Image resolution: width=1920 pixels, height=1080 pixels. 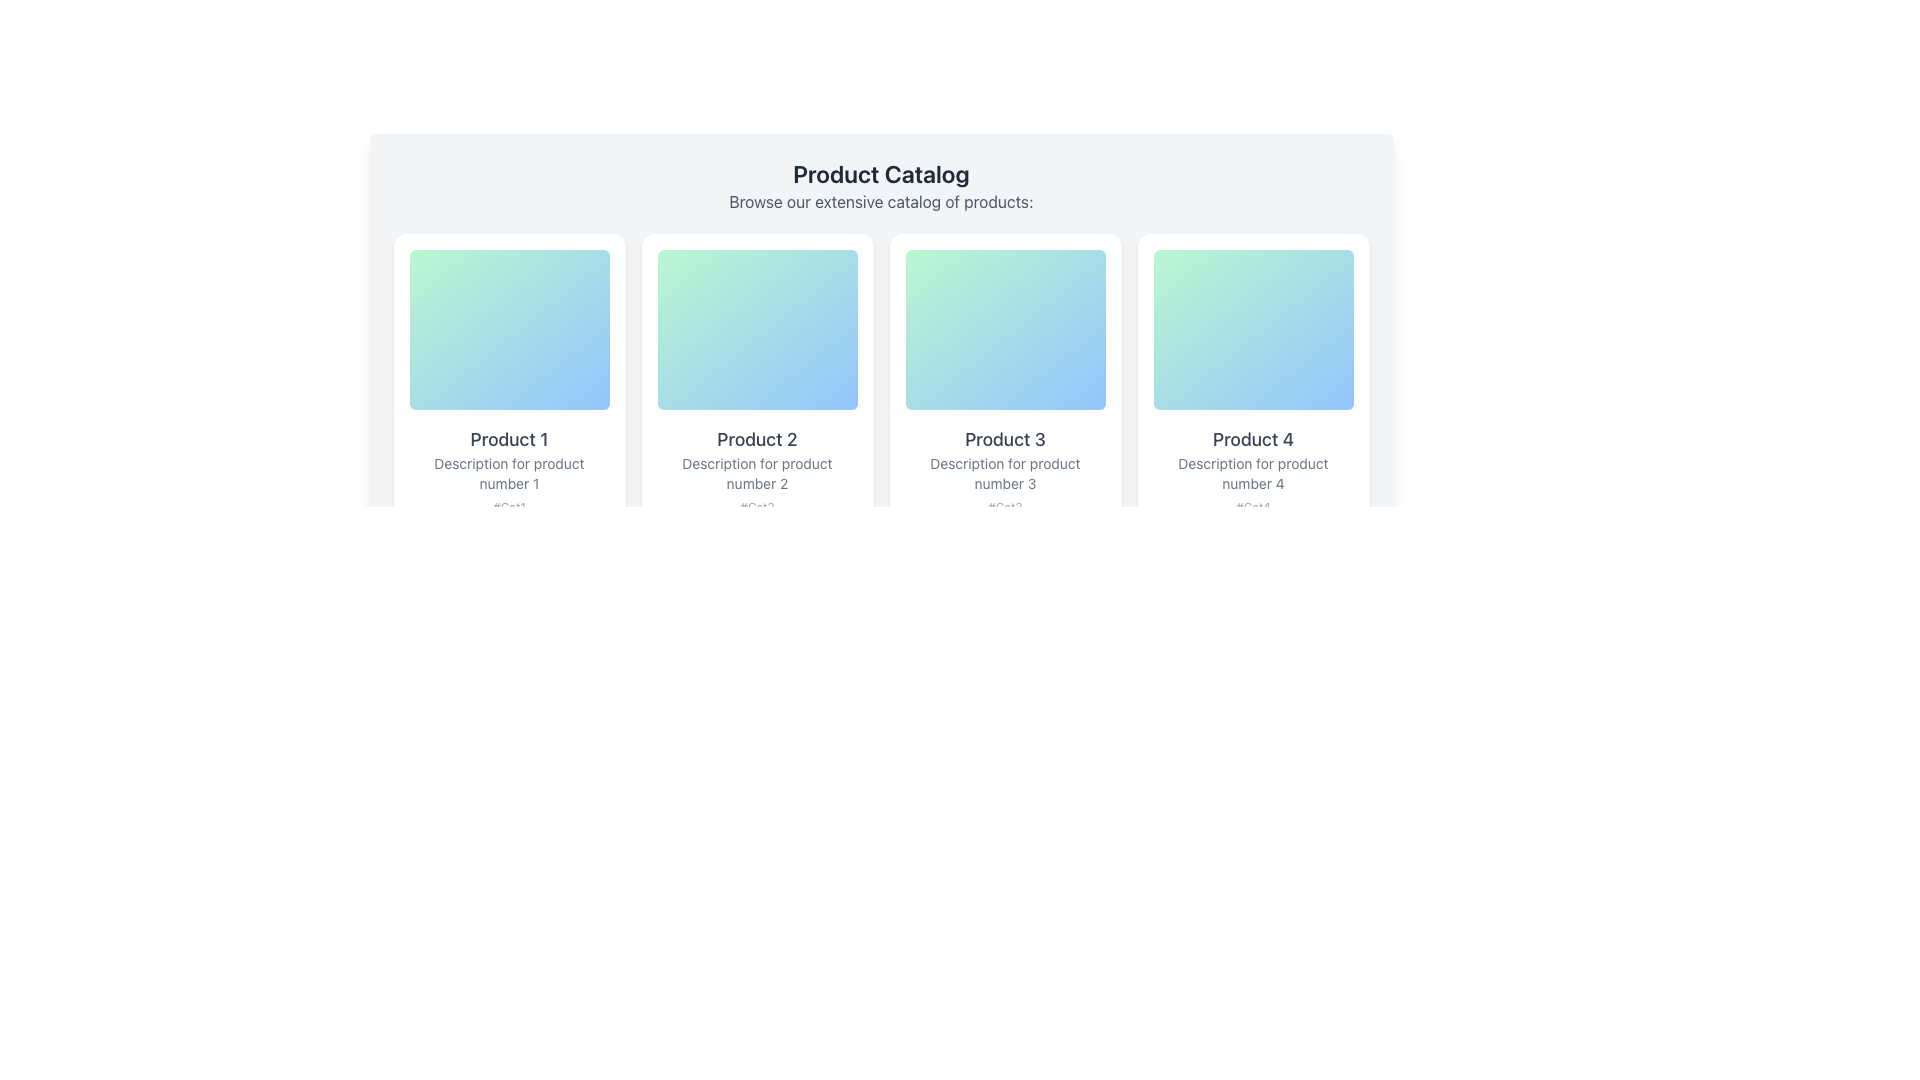 What do you see at coordinates (509, 438) in the screenshot?
I see `the text label displaying 'Product 1' in a bold font style and medium-gray color, located within the card titled 'Product 1'` at bounding box center [509, 438].